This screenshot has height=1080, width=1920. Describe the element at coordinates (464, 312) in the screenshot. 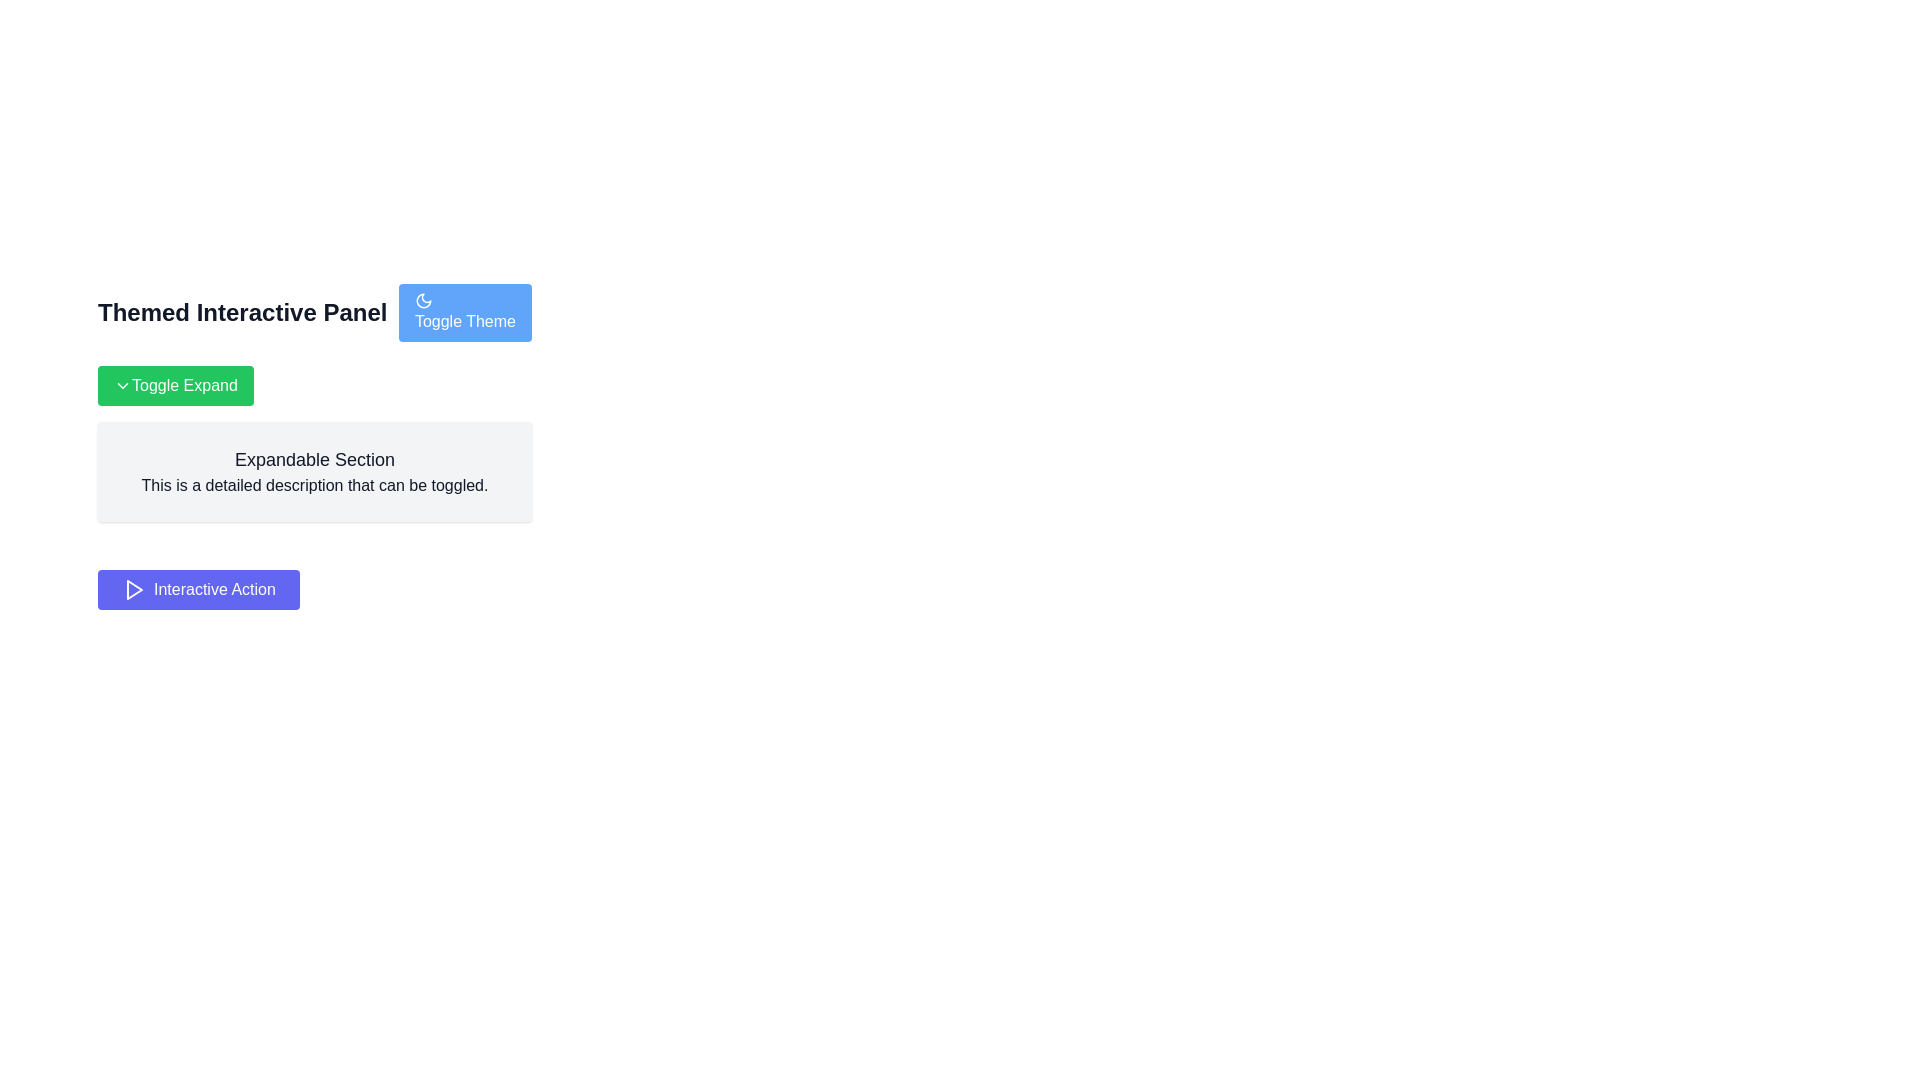

I see `the rounded rectangular blue button labeled 'Toggle Theme' with a moon icon` at that location.